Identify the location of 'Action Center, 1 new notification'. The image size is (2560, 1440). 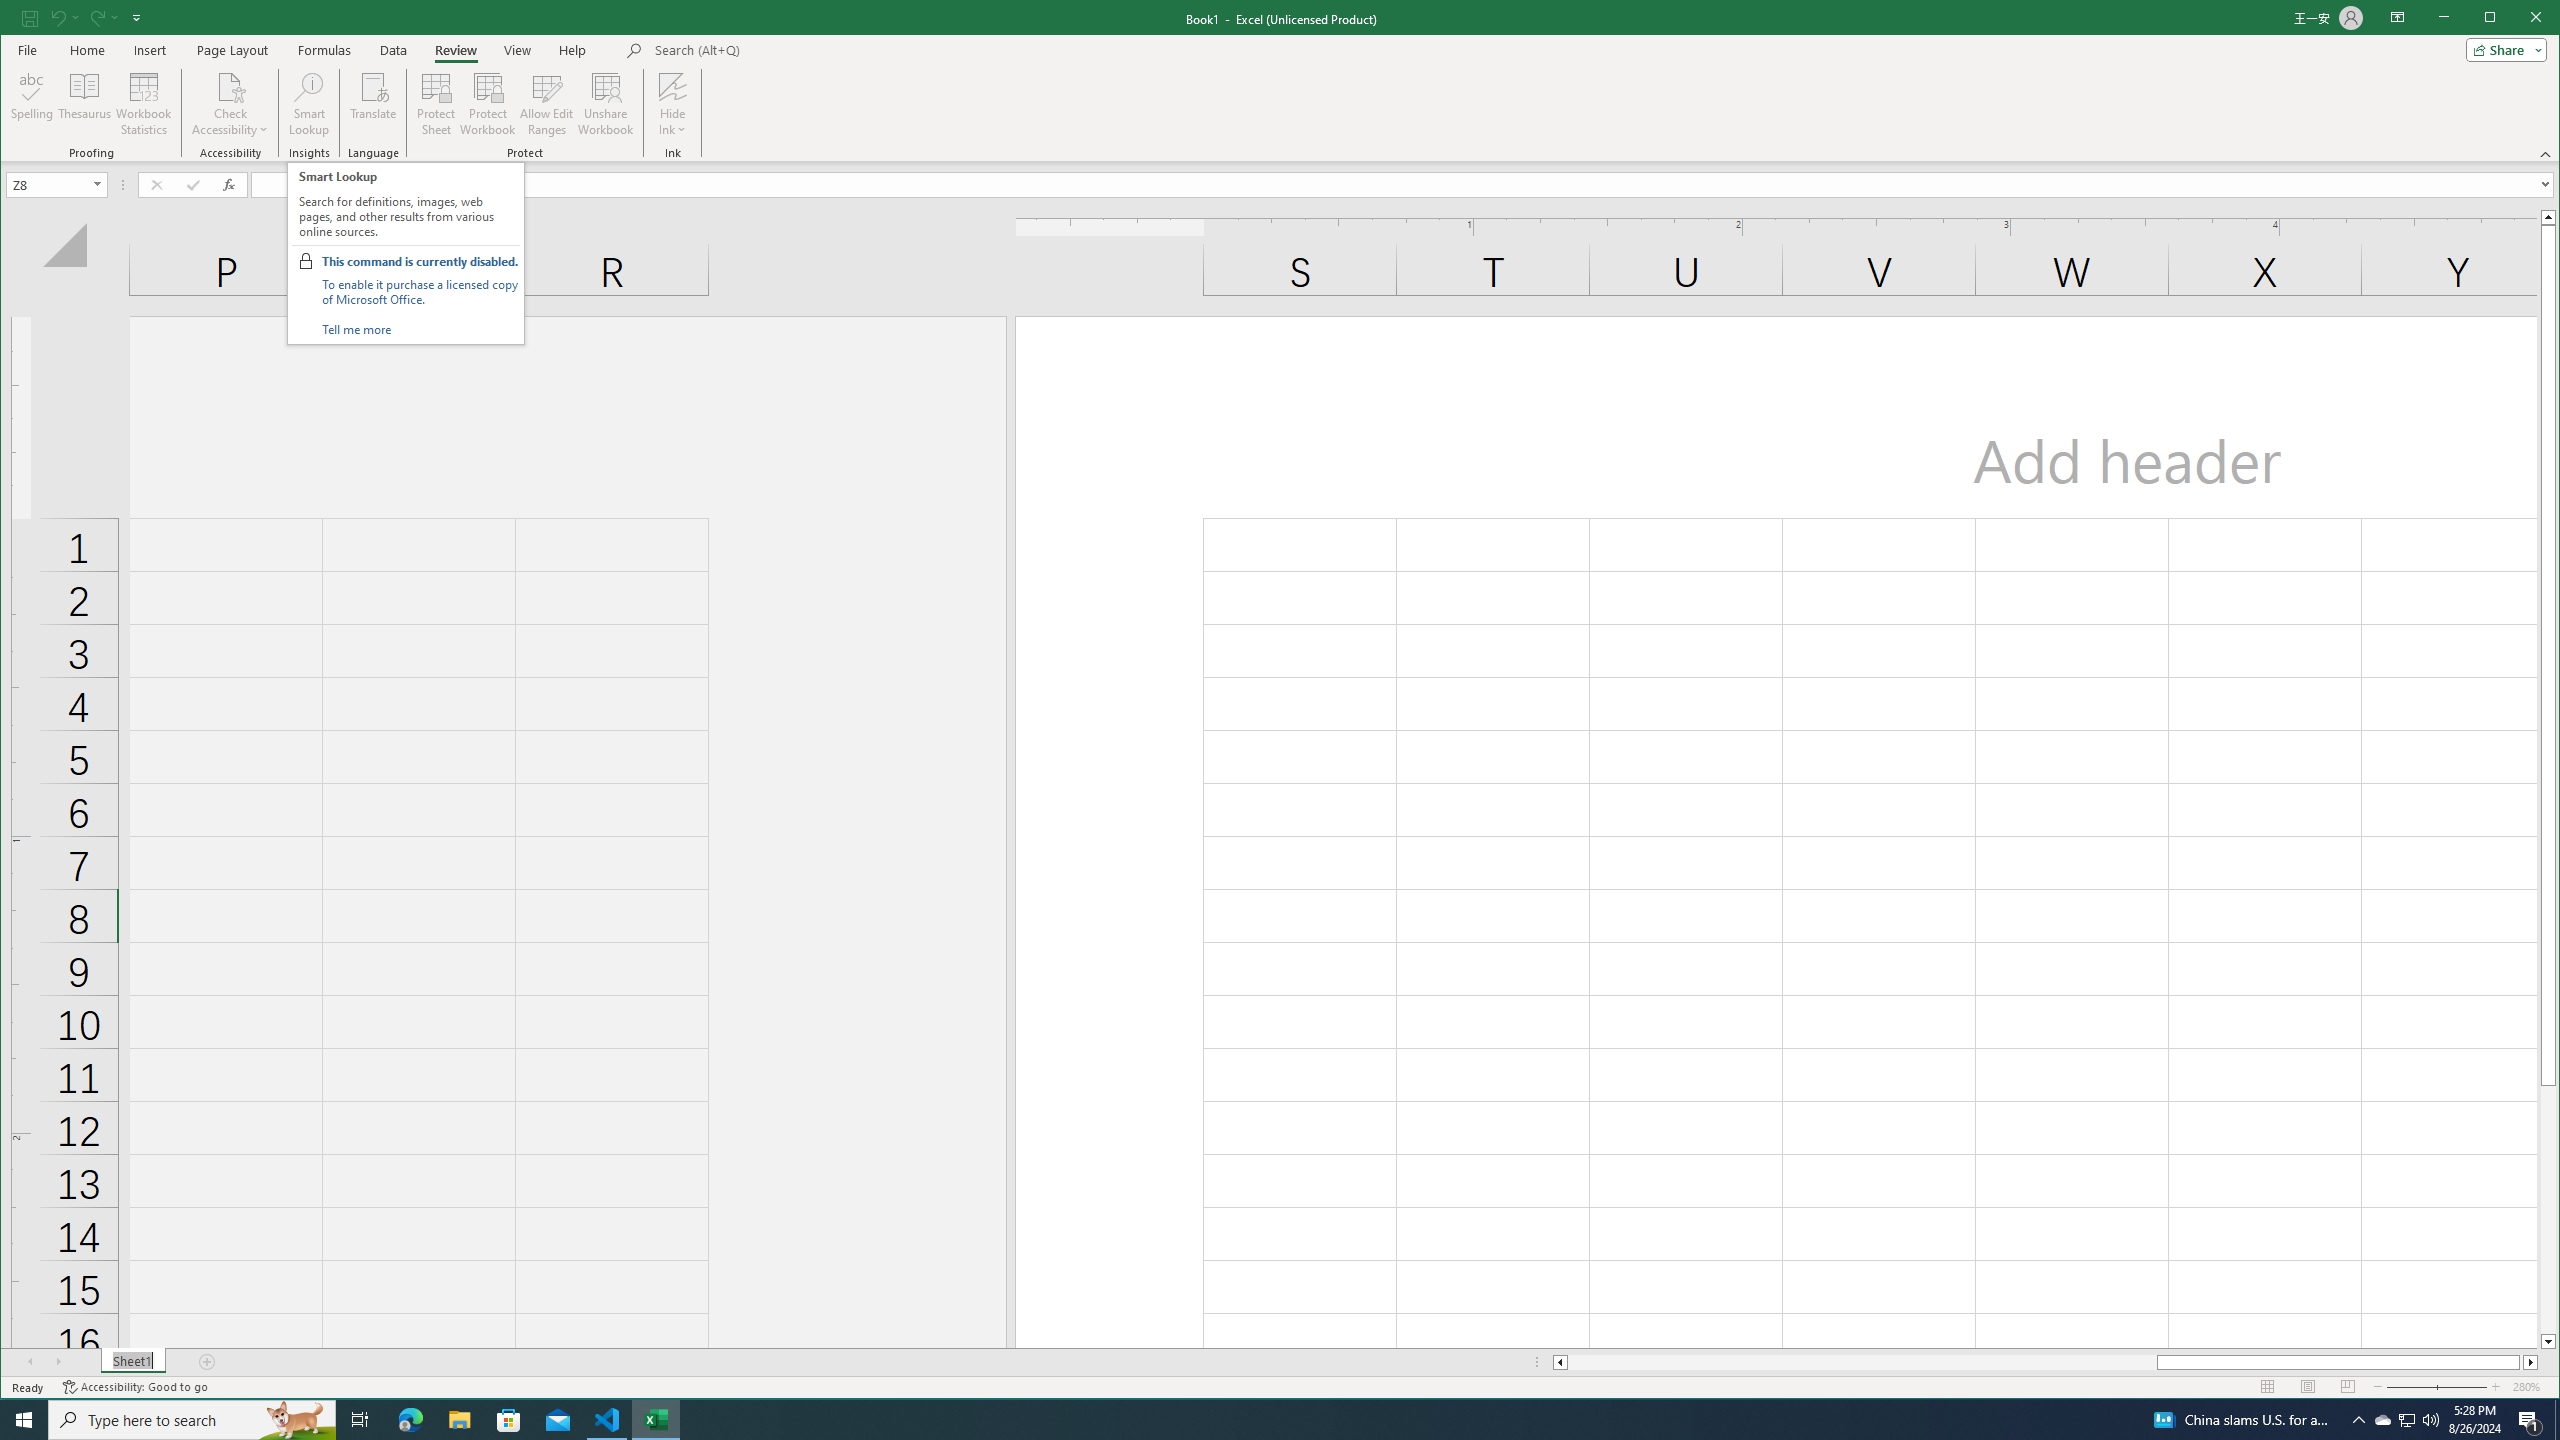
(2530, 1418).